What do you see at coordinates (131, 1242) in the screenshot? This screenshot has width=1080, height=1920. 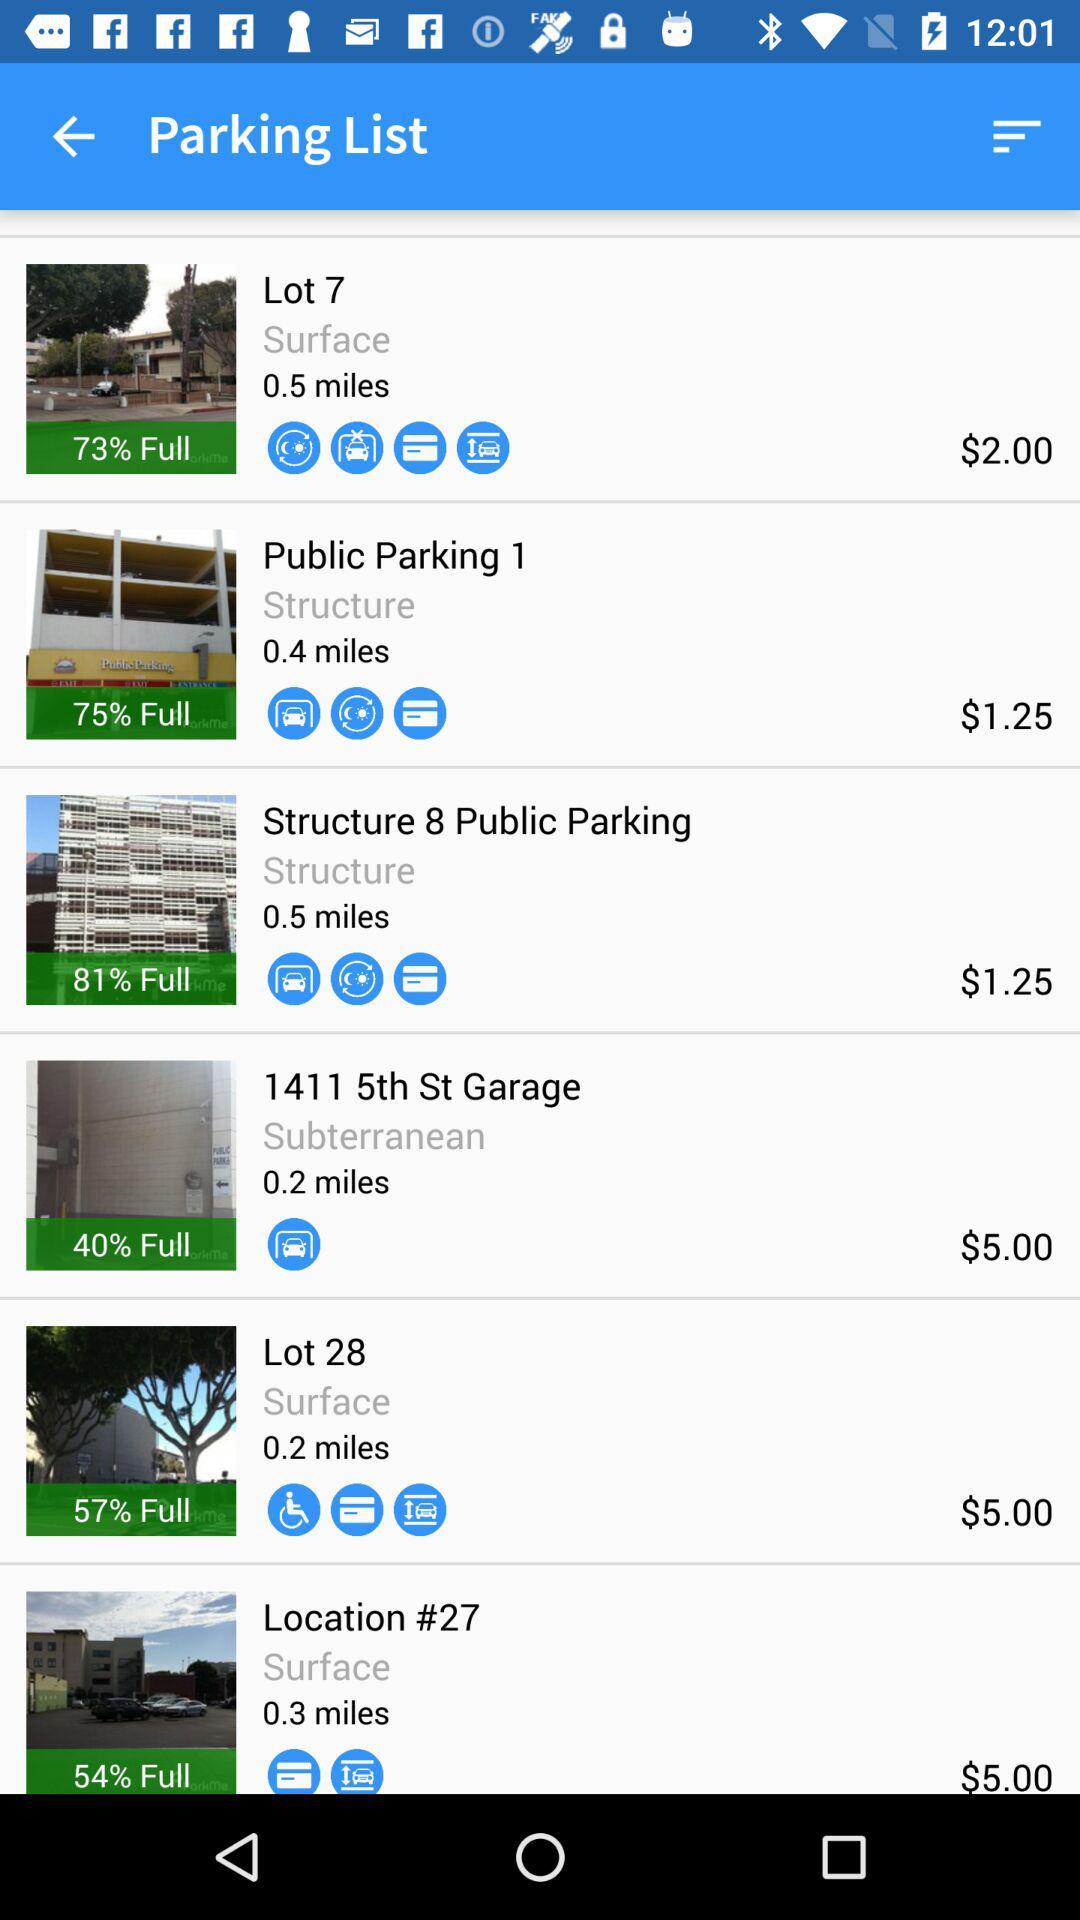 I see `the 40% full` at bounding box center [131, 1242].